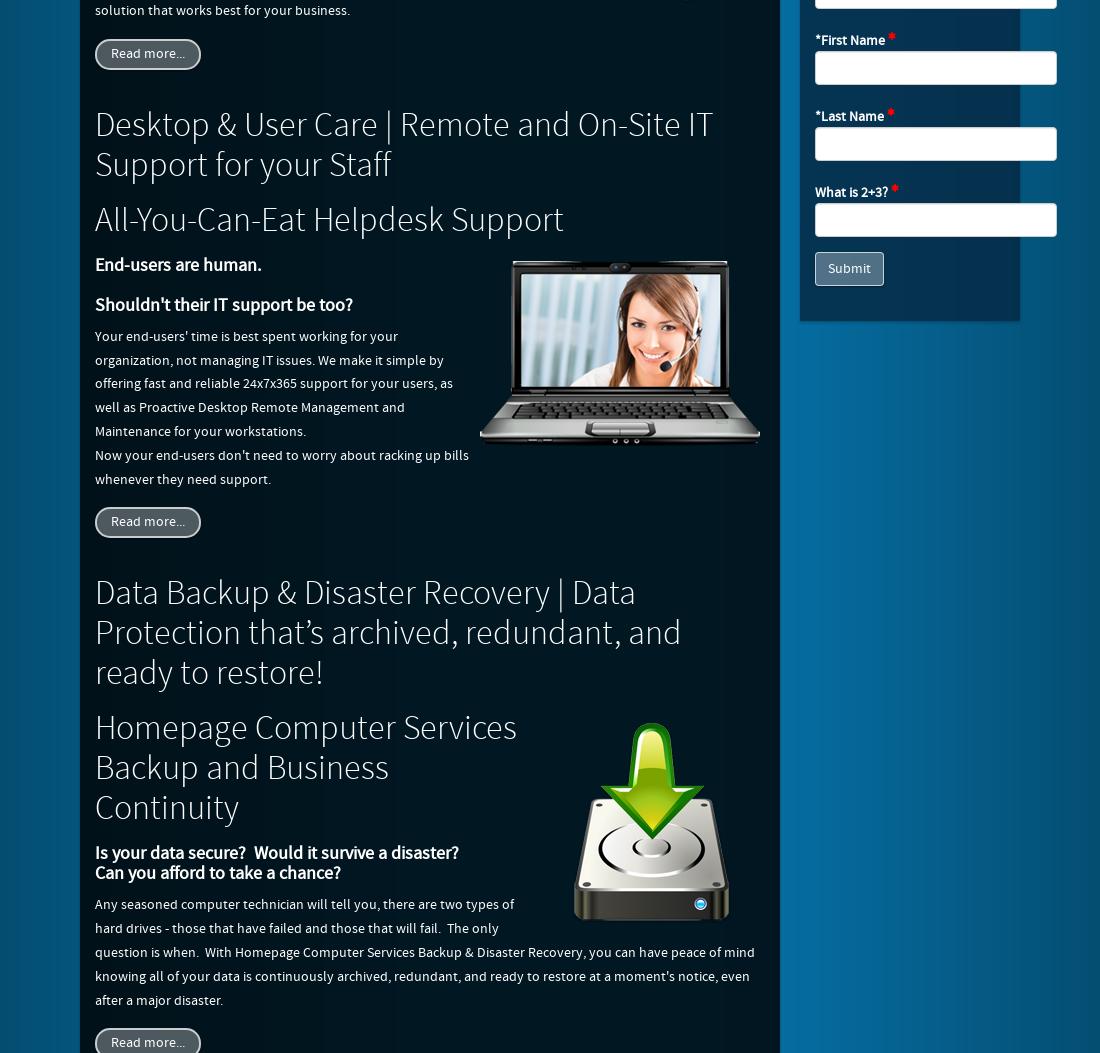 The width and height of the screenshot is (1100, 1053). I want to click on 'Desktop & User Care | Remote and On-Site IT Support for your Staff', so click(404, 144).